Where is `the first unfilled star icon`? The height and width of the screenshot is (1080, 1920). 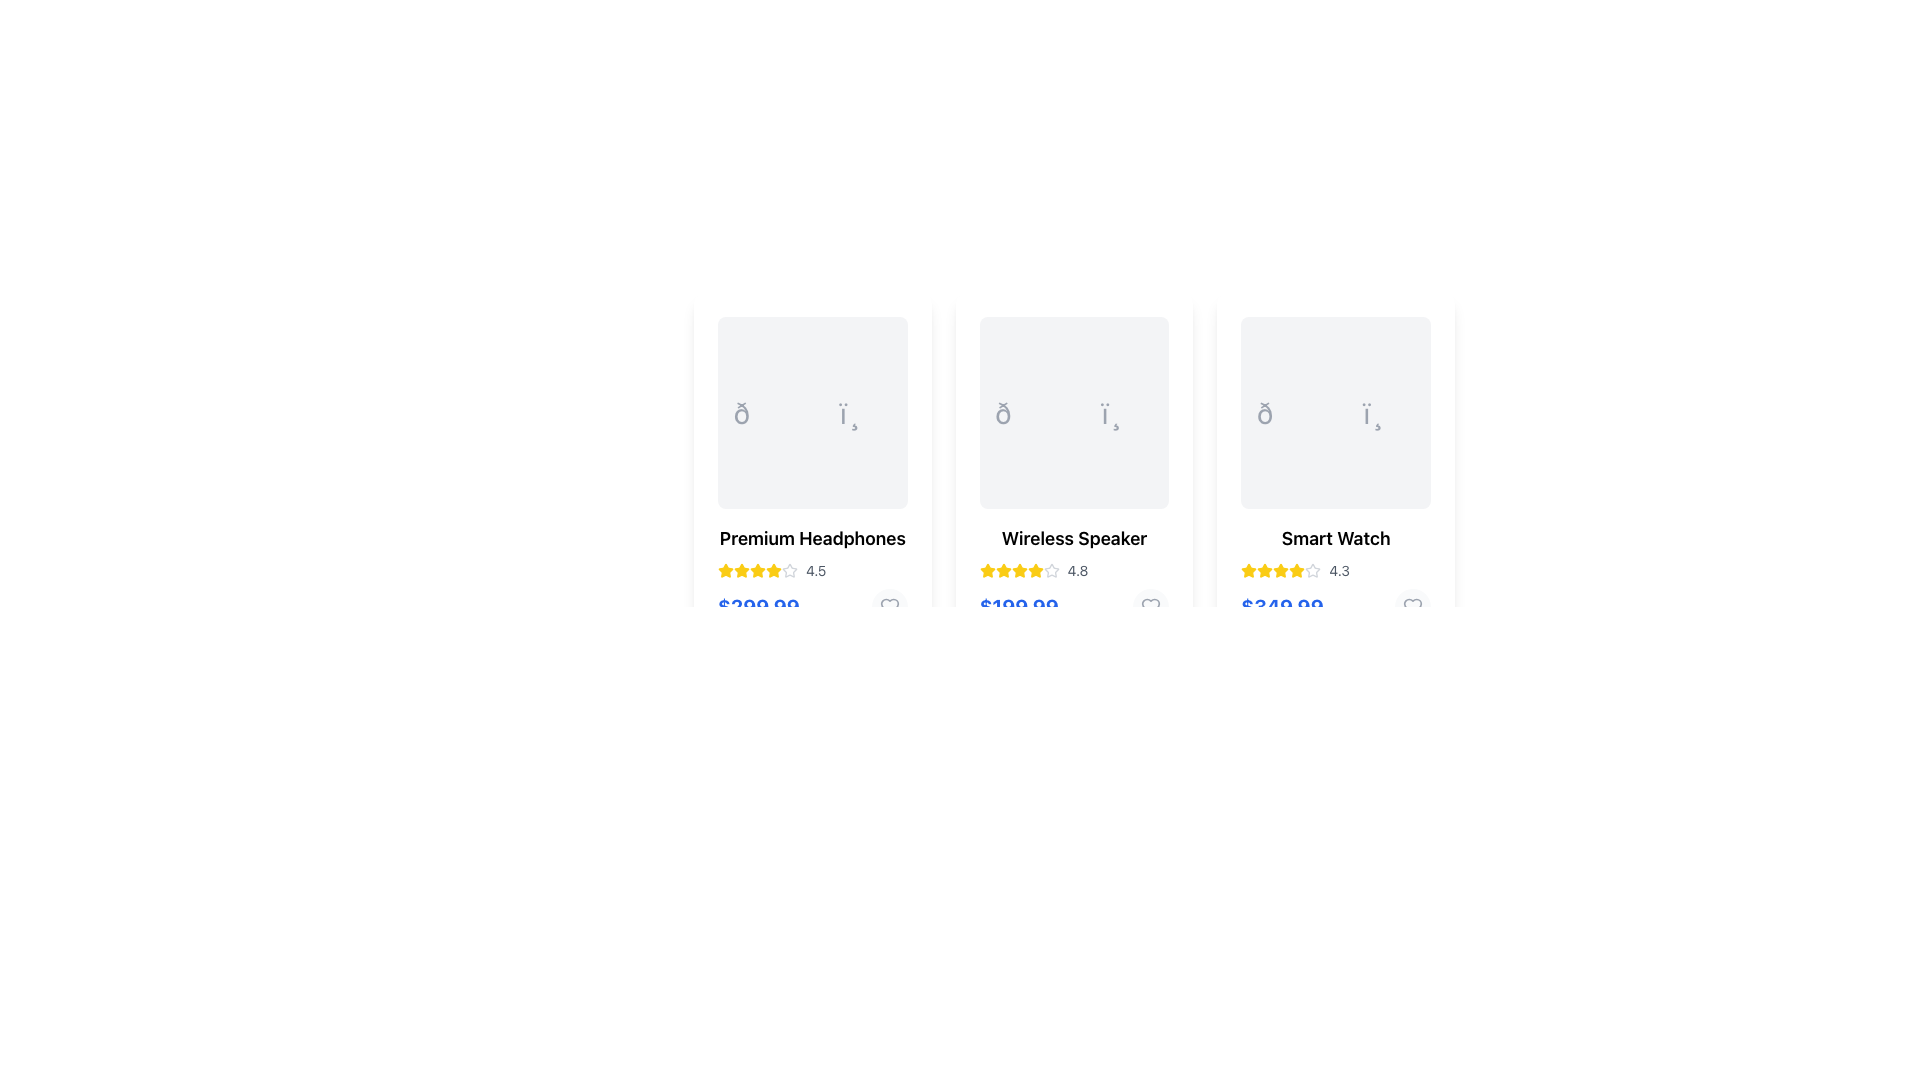
the first unfilled star icon is located at coordinates (789, 570).